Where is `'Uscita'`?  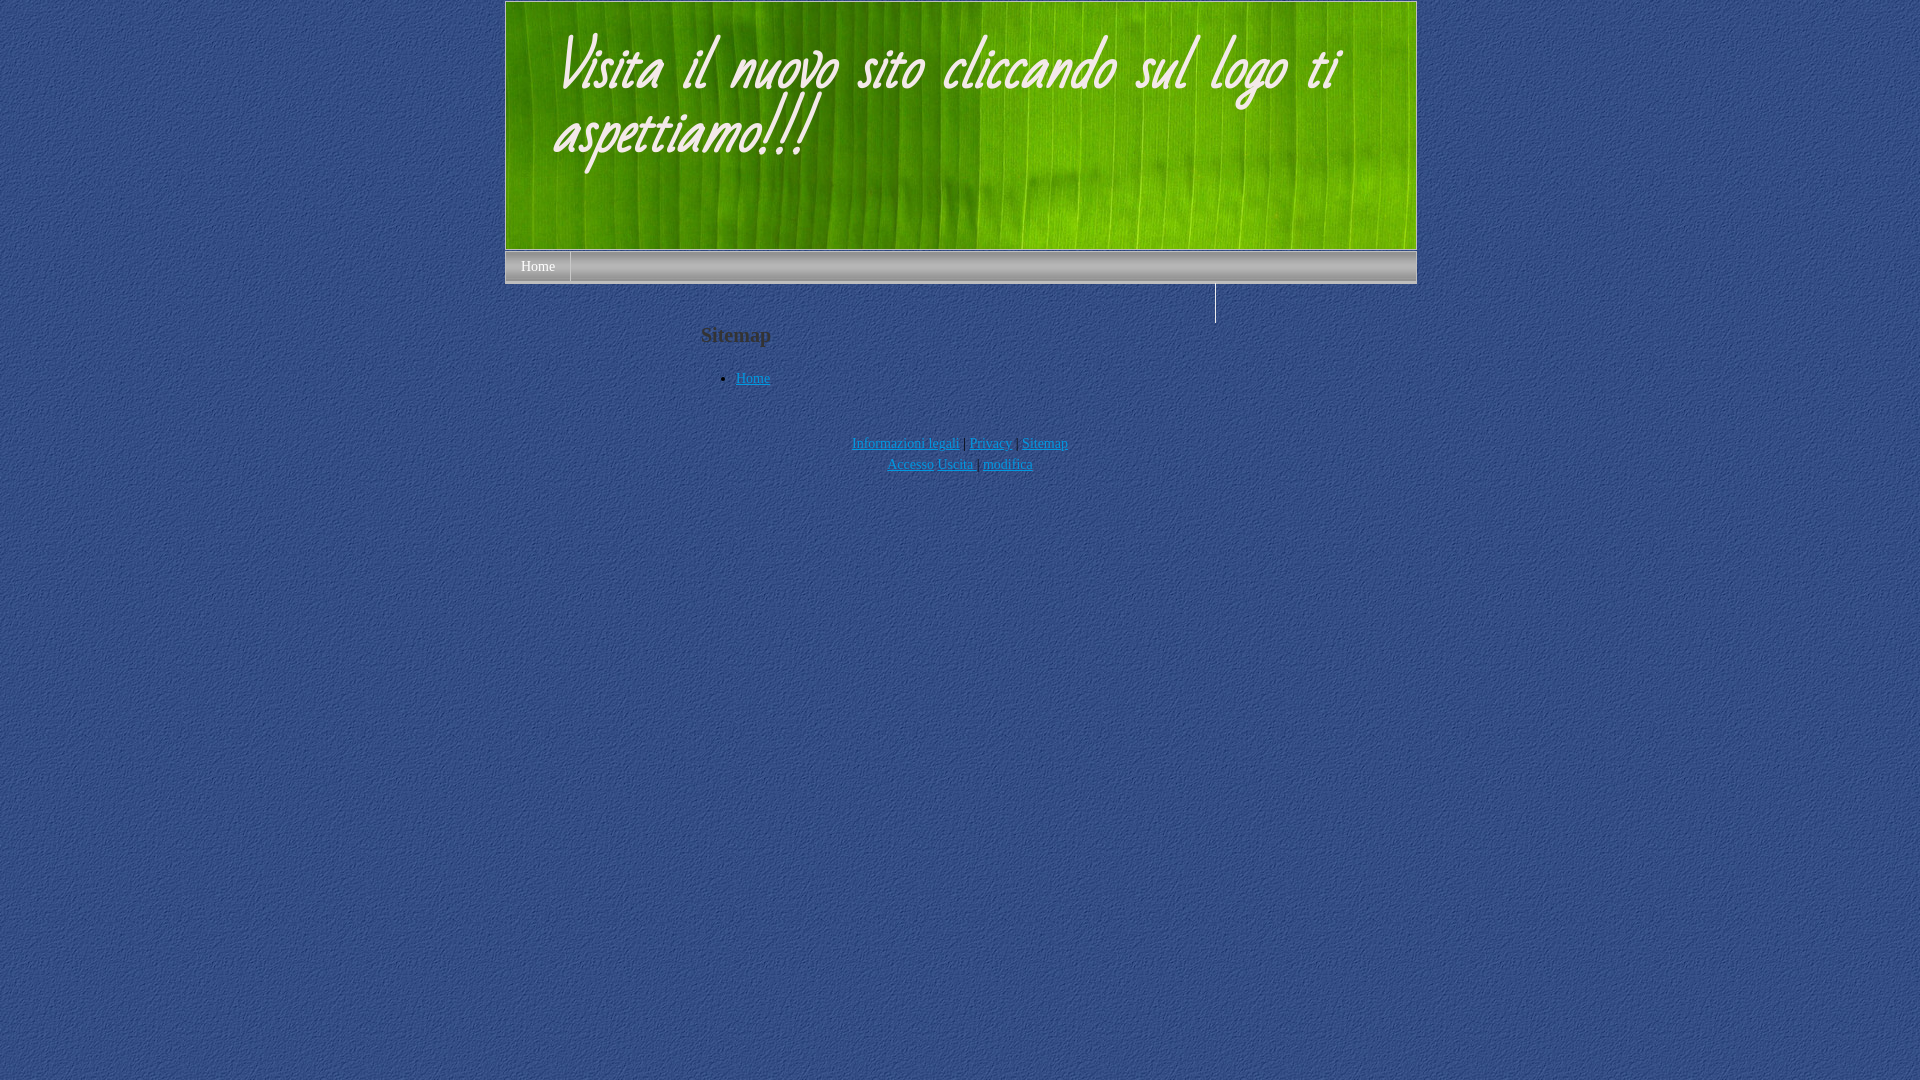 'Uscita' is located at coordinates (955, 464).